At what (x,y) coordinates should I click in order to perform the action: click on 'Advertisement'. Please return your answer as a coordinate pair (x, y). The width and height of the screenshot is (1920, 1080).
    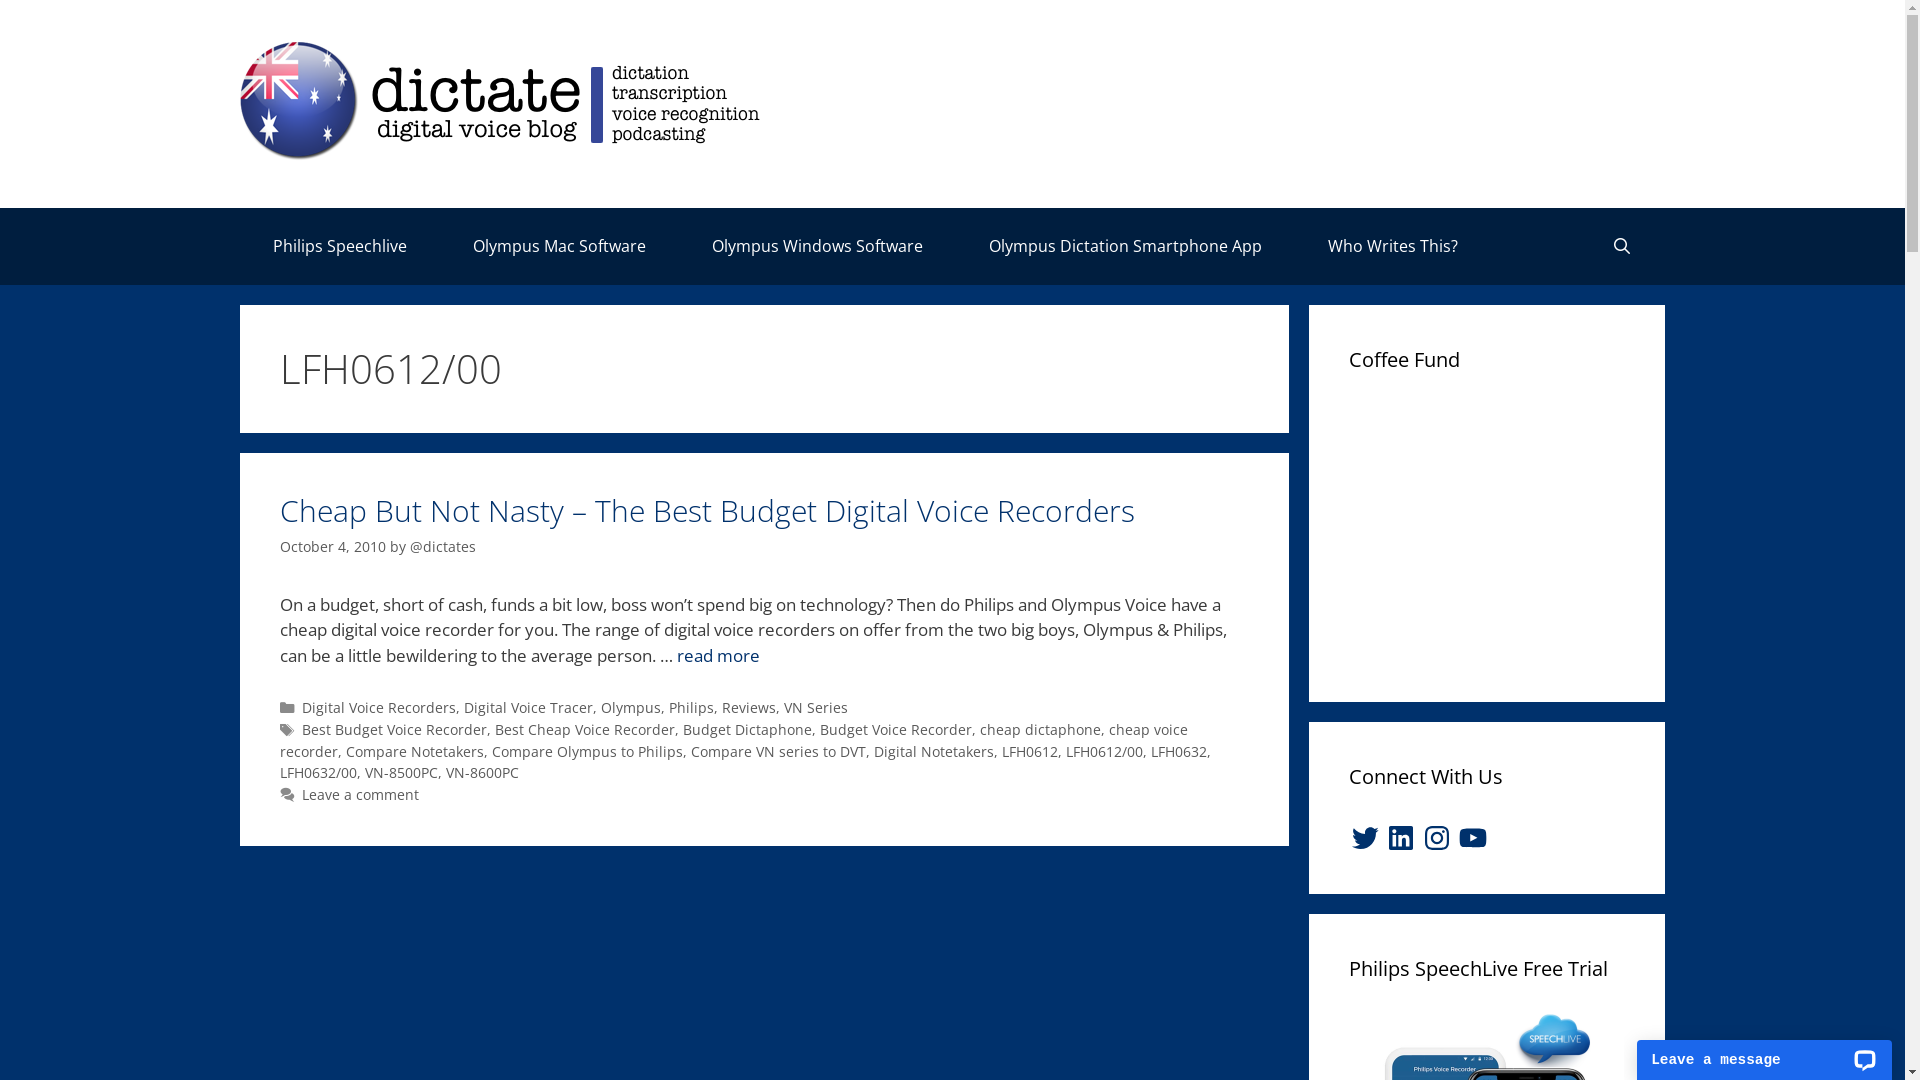
    Looking at the image, I should click on (1498, 528).